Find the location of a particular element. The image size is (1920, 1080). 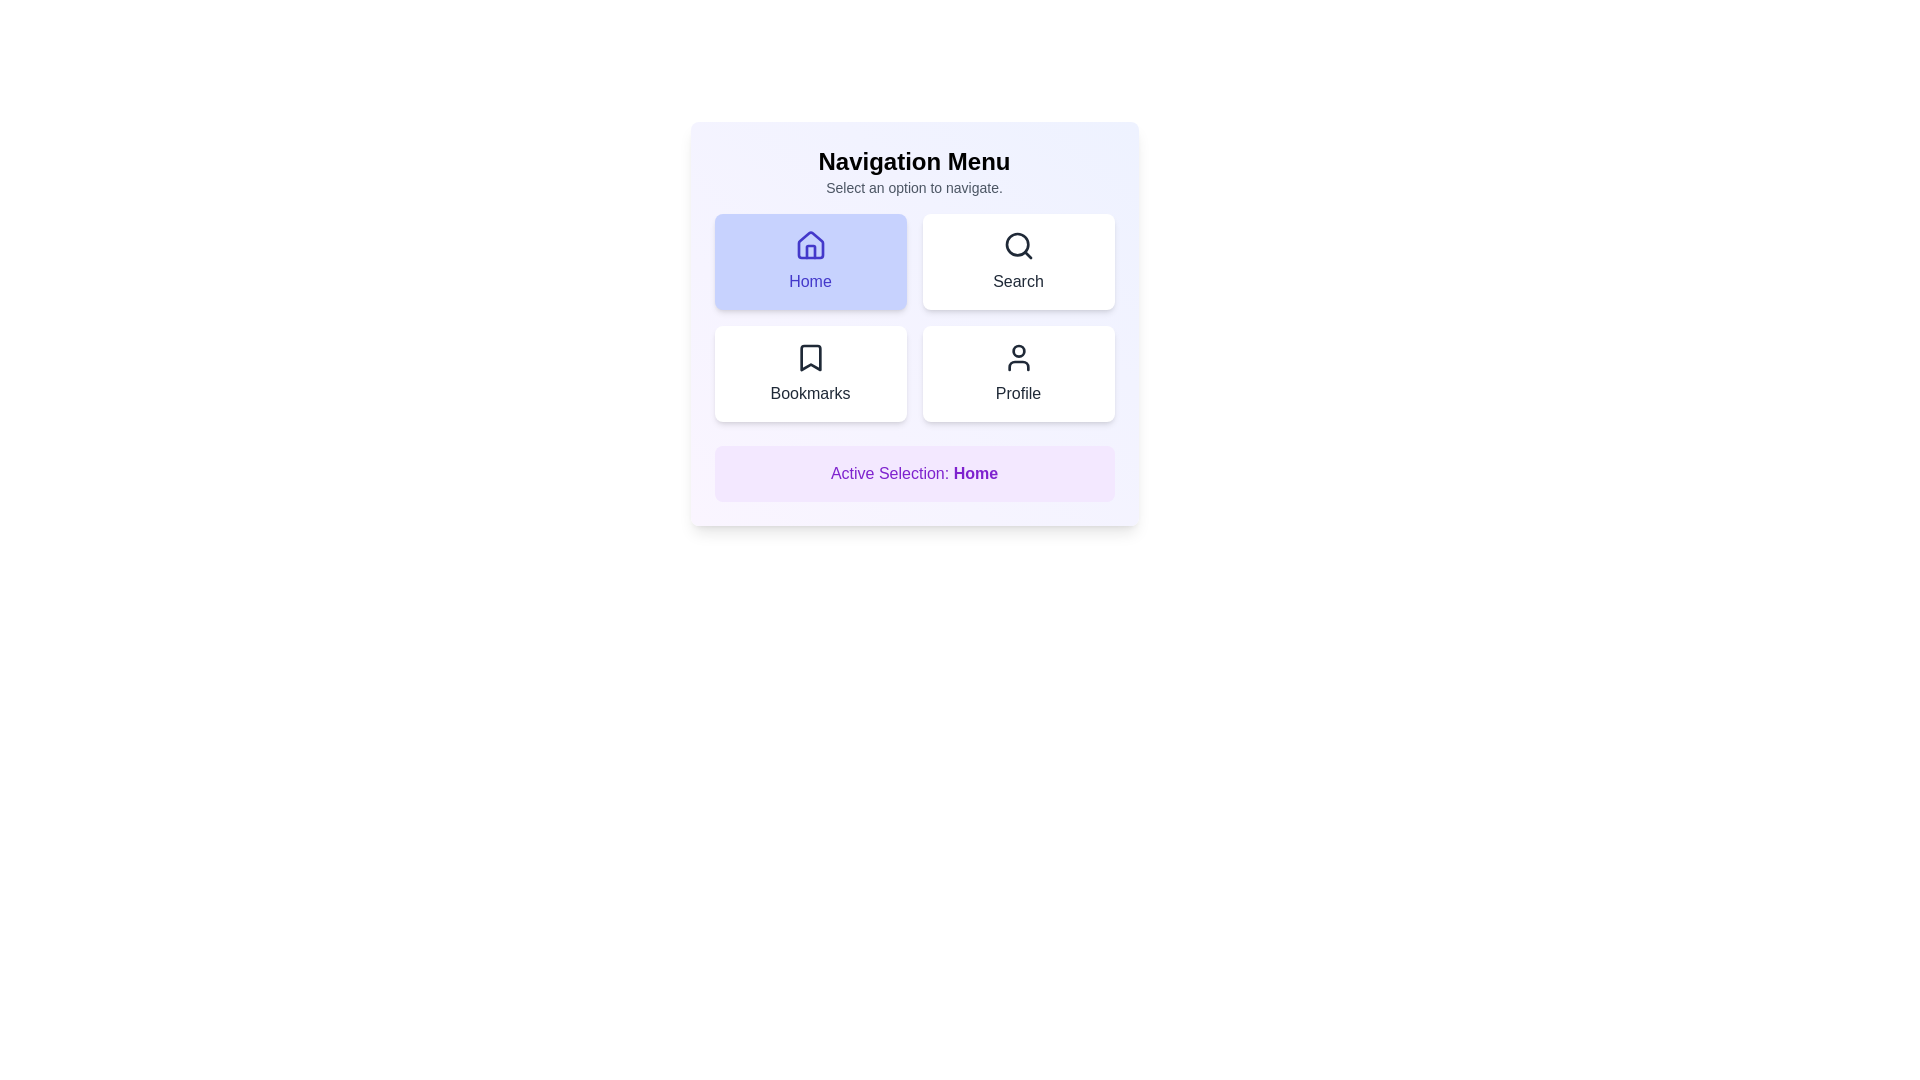

the menu item Search is located at coordinates (1018, 261).